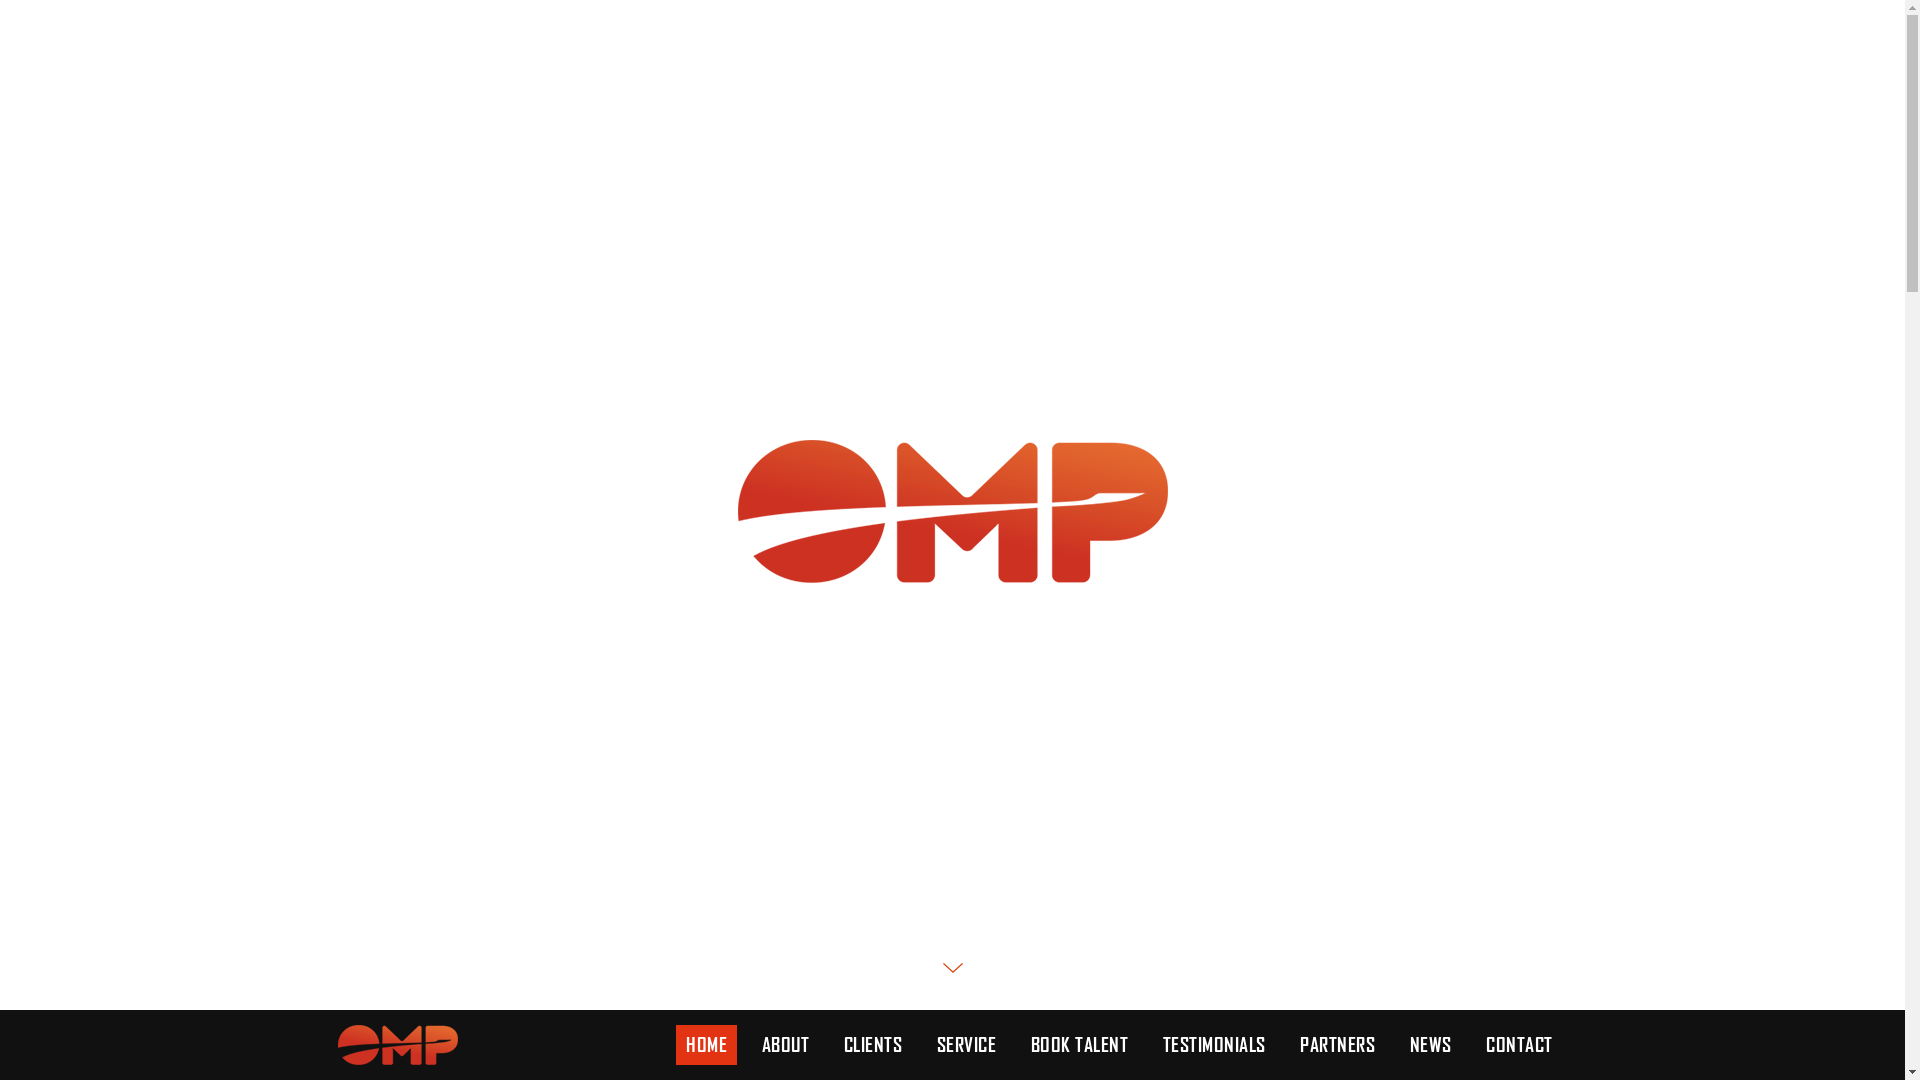 Image resolution: width=1920 pixels, height=1080 pixels. I want to click on 'HOME', so click(706, 1044).